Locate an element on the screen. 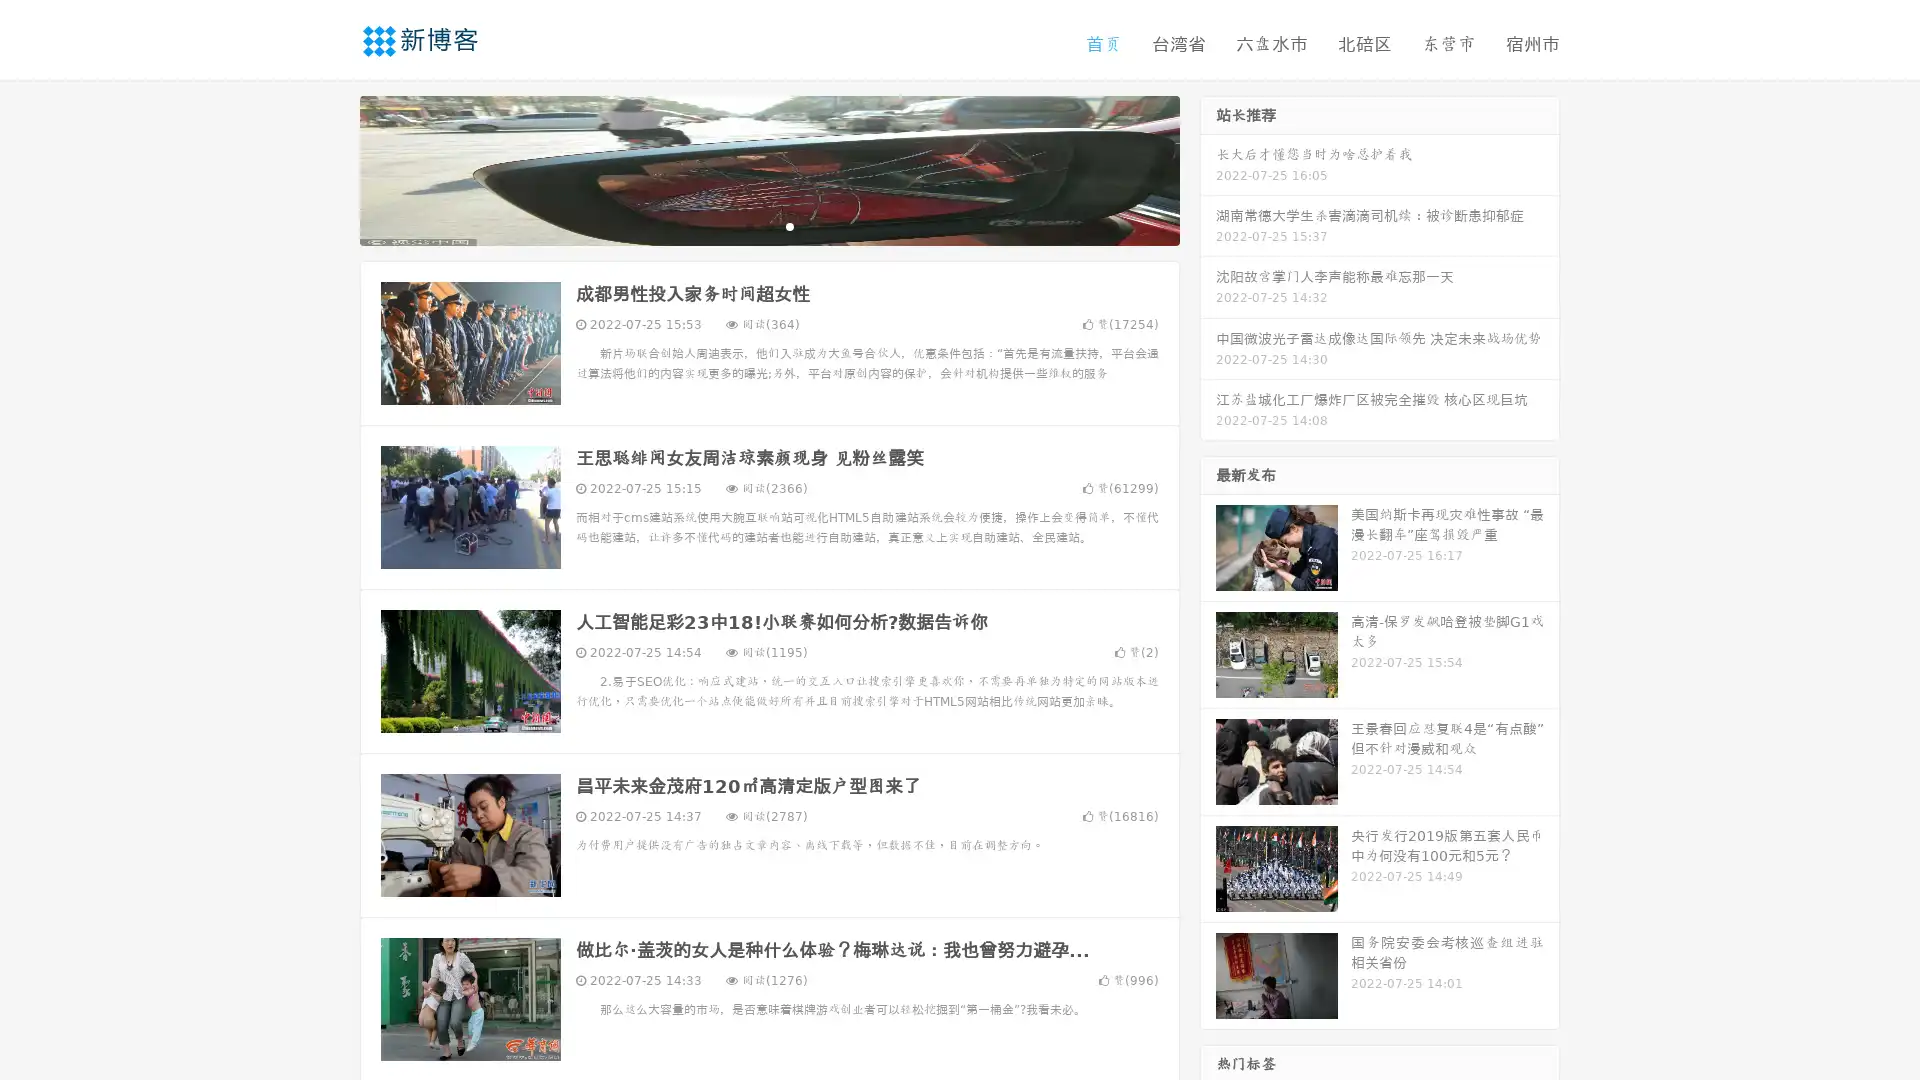  Go to slide 1 is located at coordinates (748, 225).